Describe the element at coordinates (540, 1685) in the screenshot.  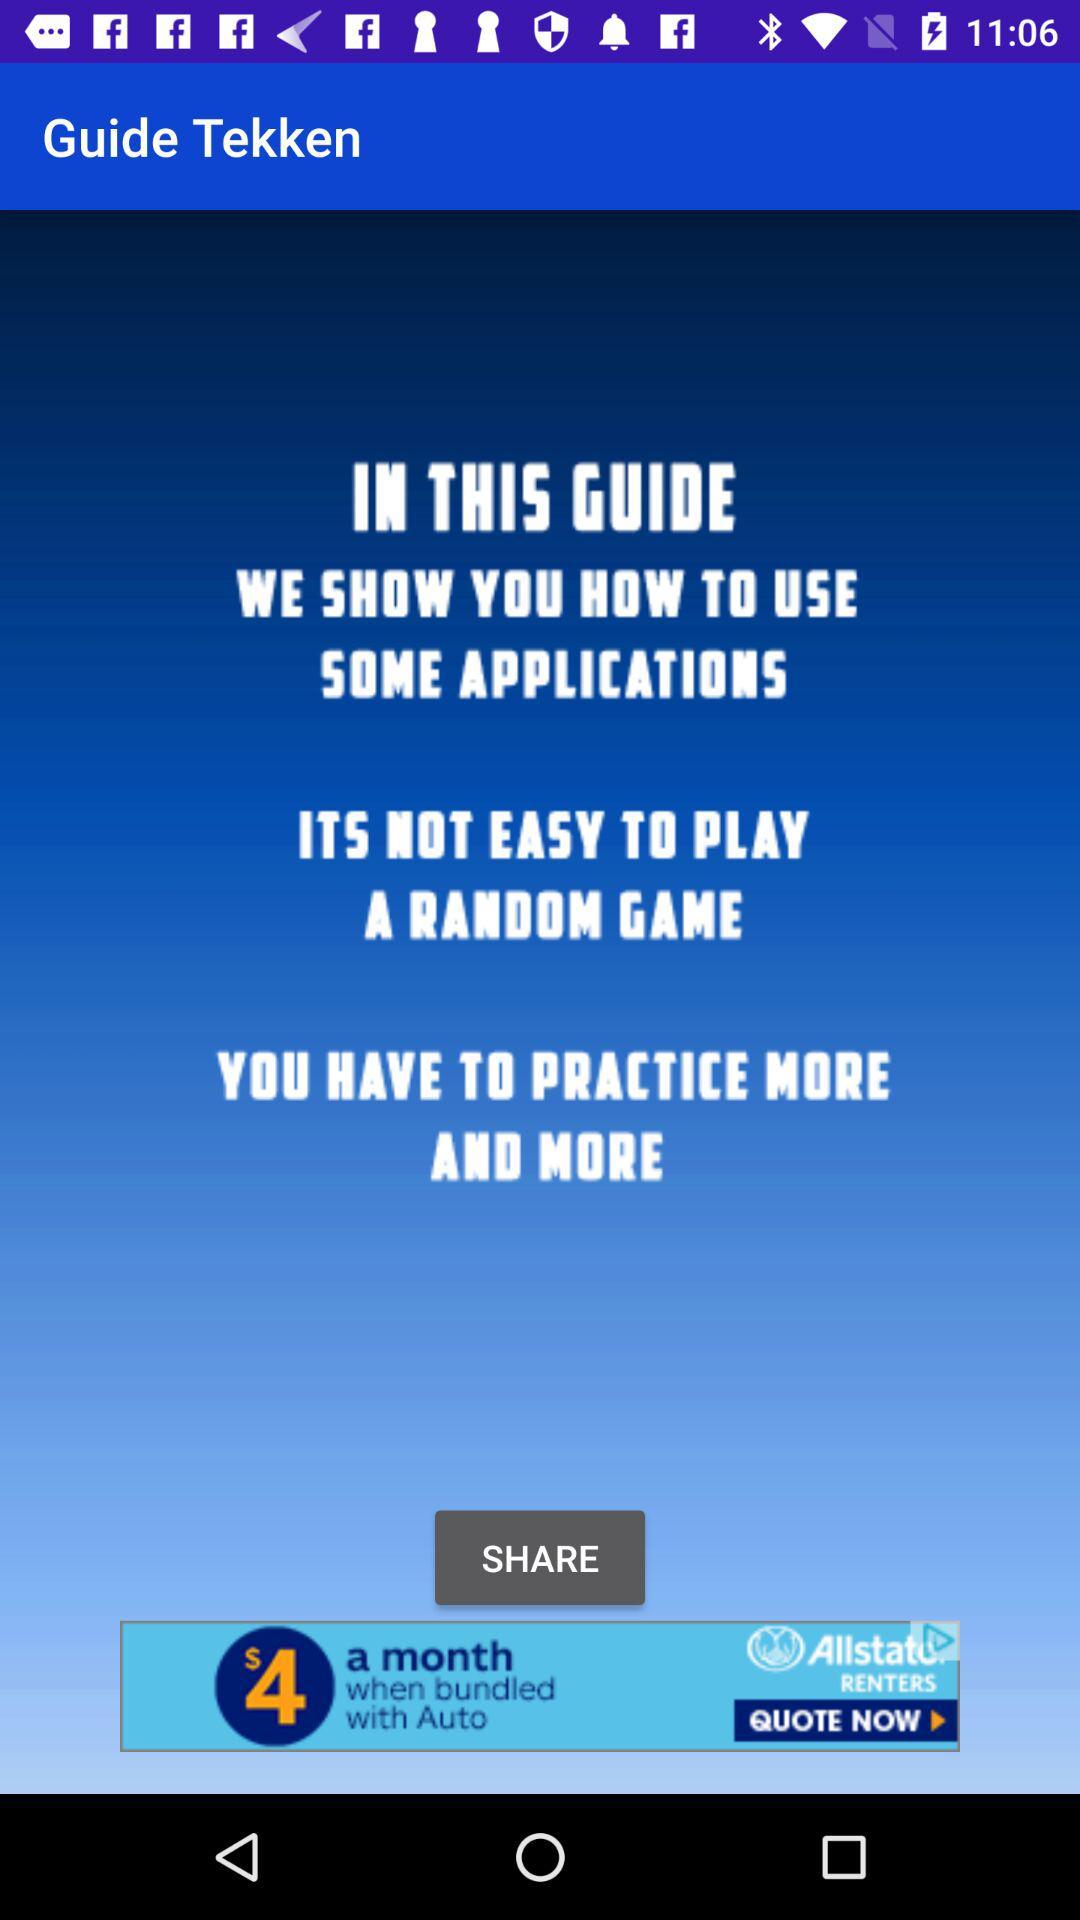
I see `the option` at that location.